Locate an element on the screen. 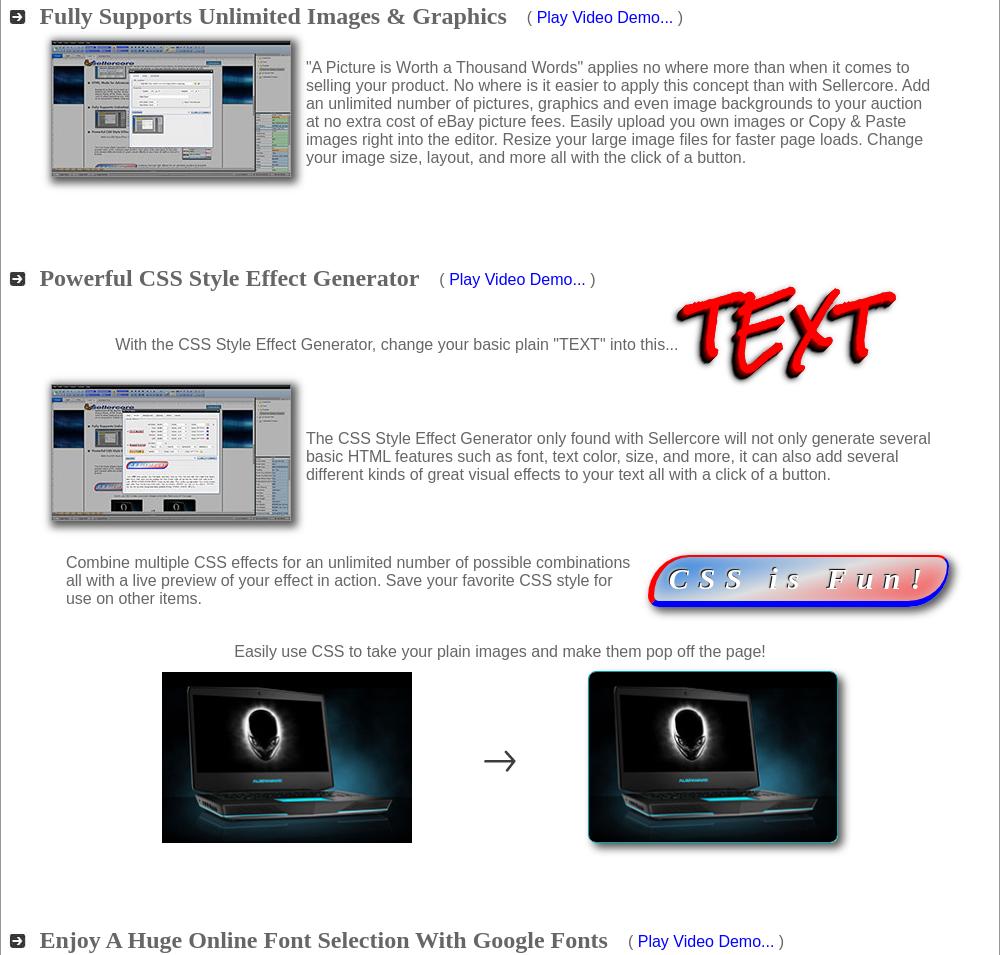  'Powerful CSS Style Effect Generator' is located at coordinates (228, 278).